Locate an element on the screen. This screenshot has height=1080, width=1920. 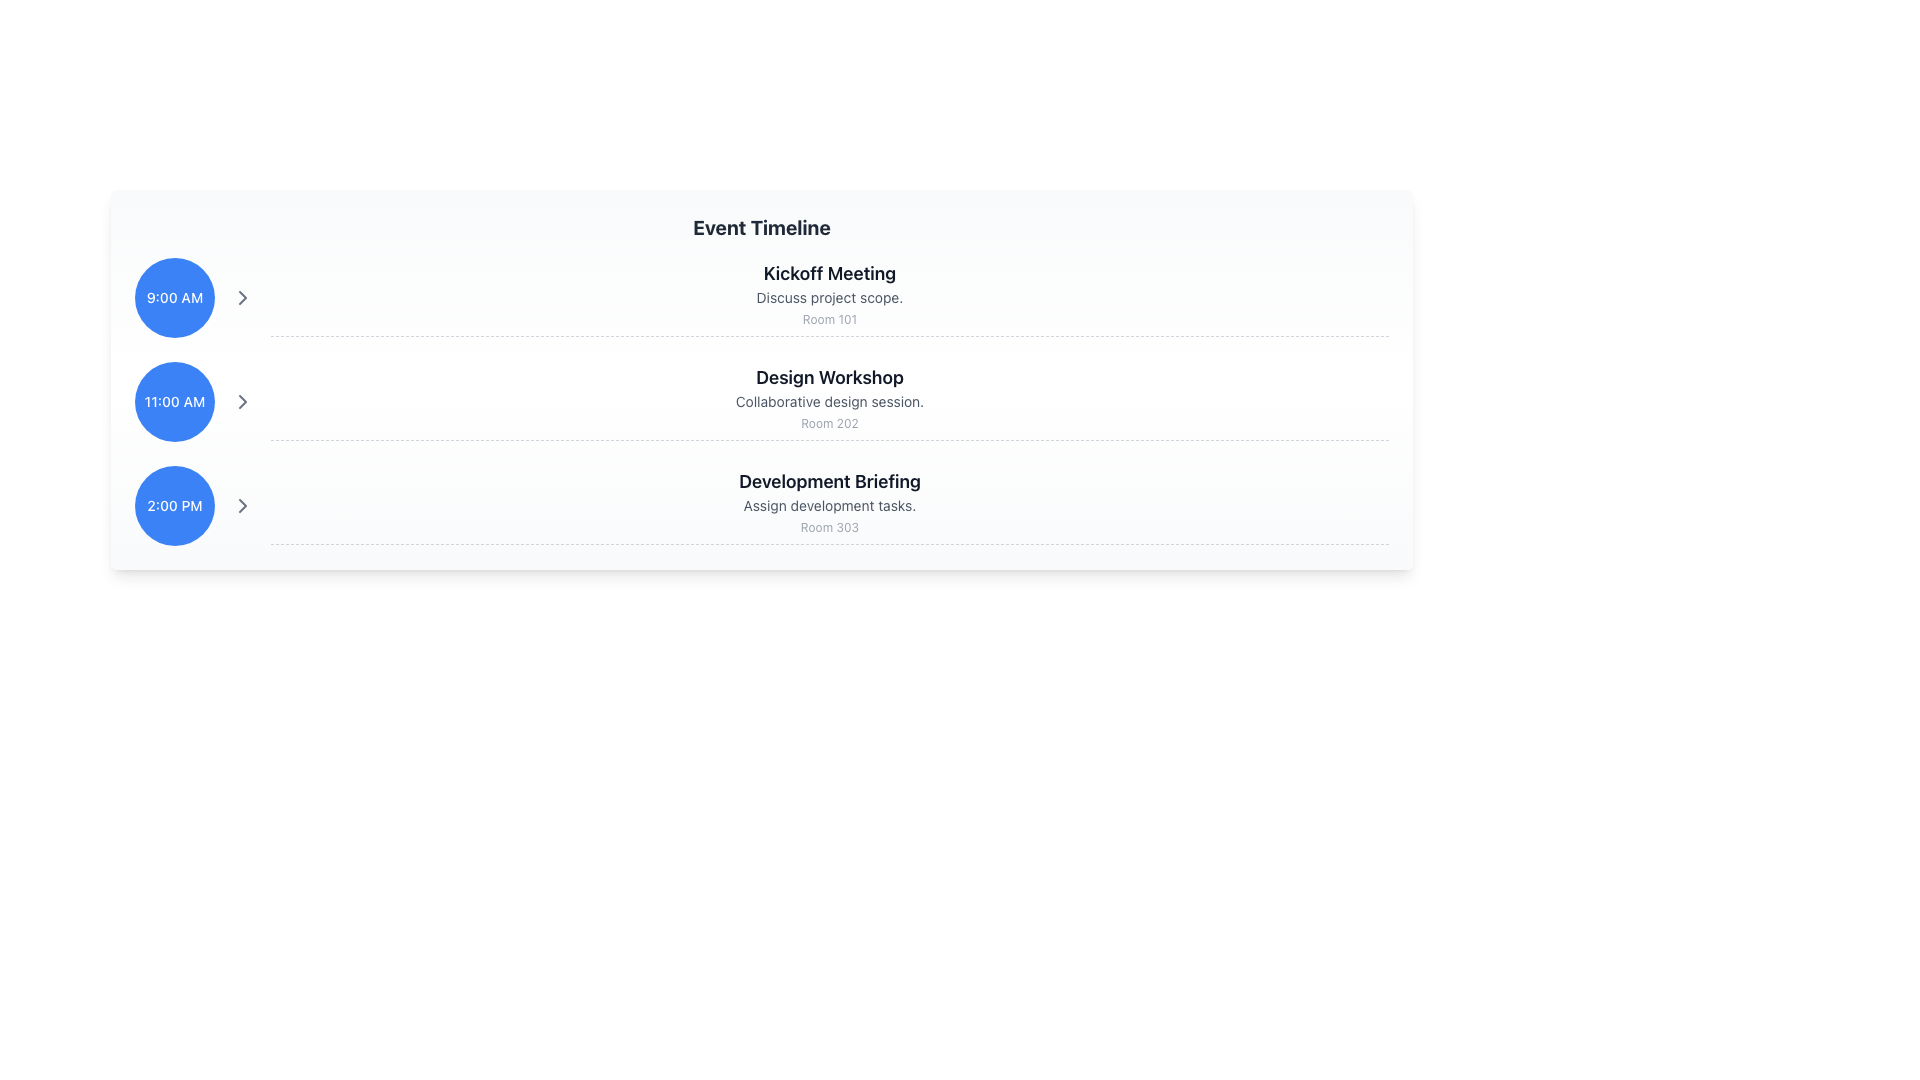
the right-pointing arrow button, which is light gray and located next to the blue circle displaying '11:00 AM' is located at coordinates (242, 401).